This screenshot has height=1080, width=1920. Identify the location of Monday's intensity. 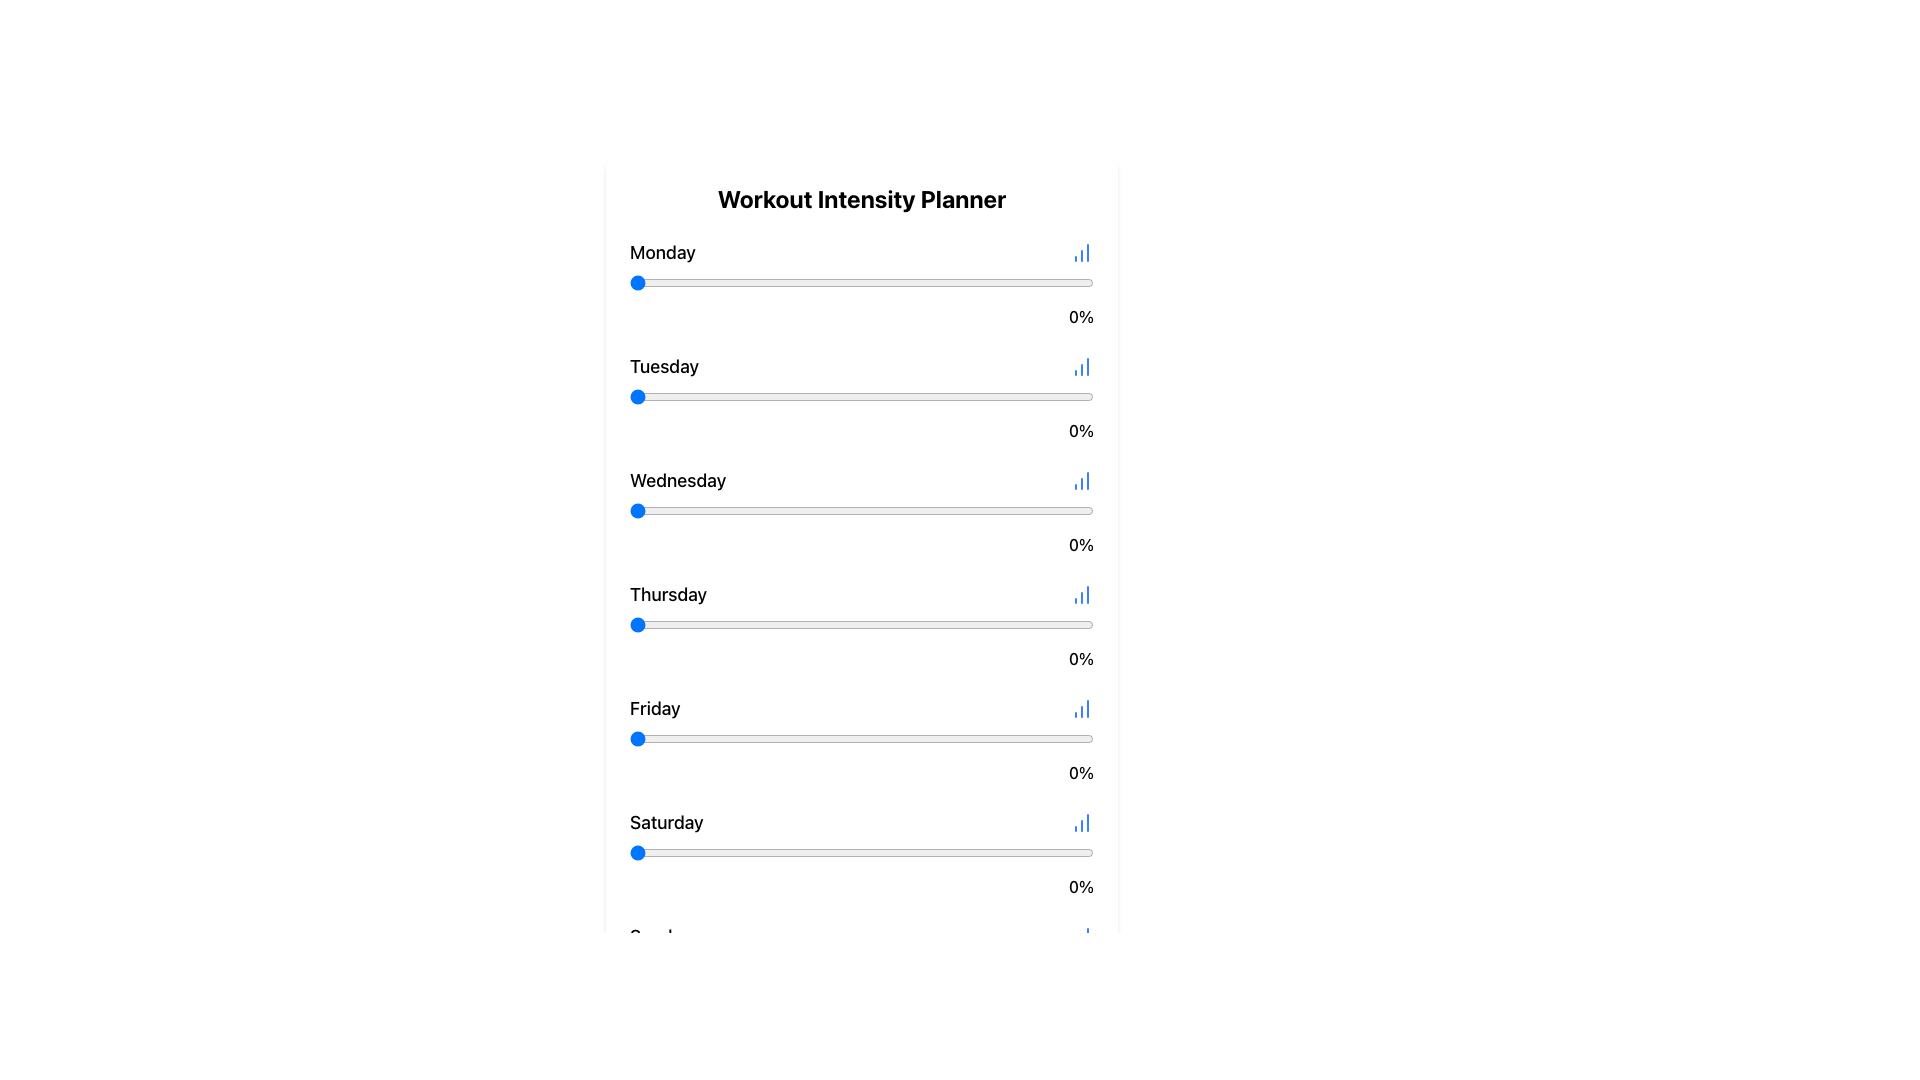
(628, 282).